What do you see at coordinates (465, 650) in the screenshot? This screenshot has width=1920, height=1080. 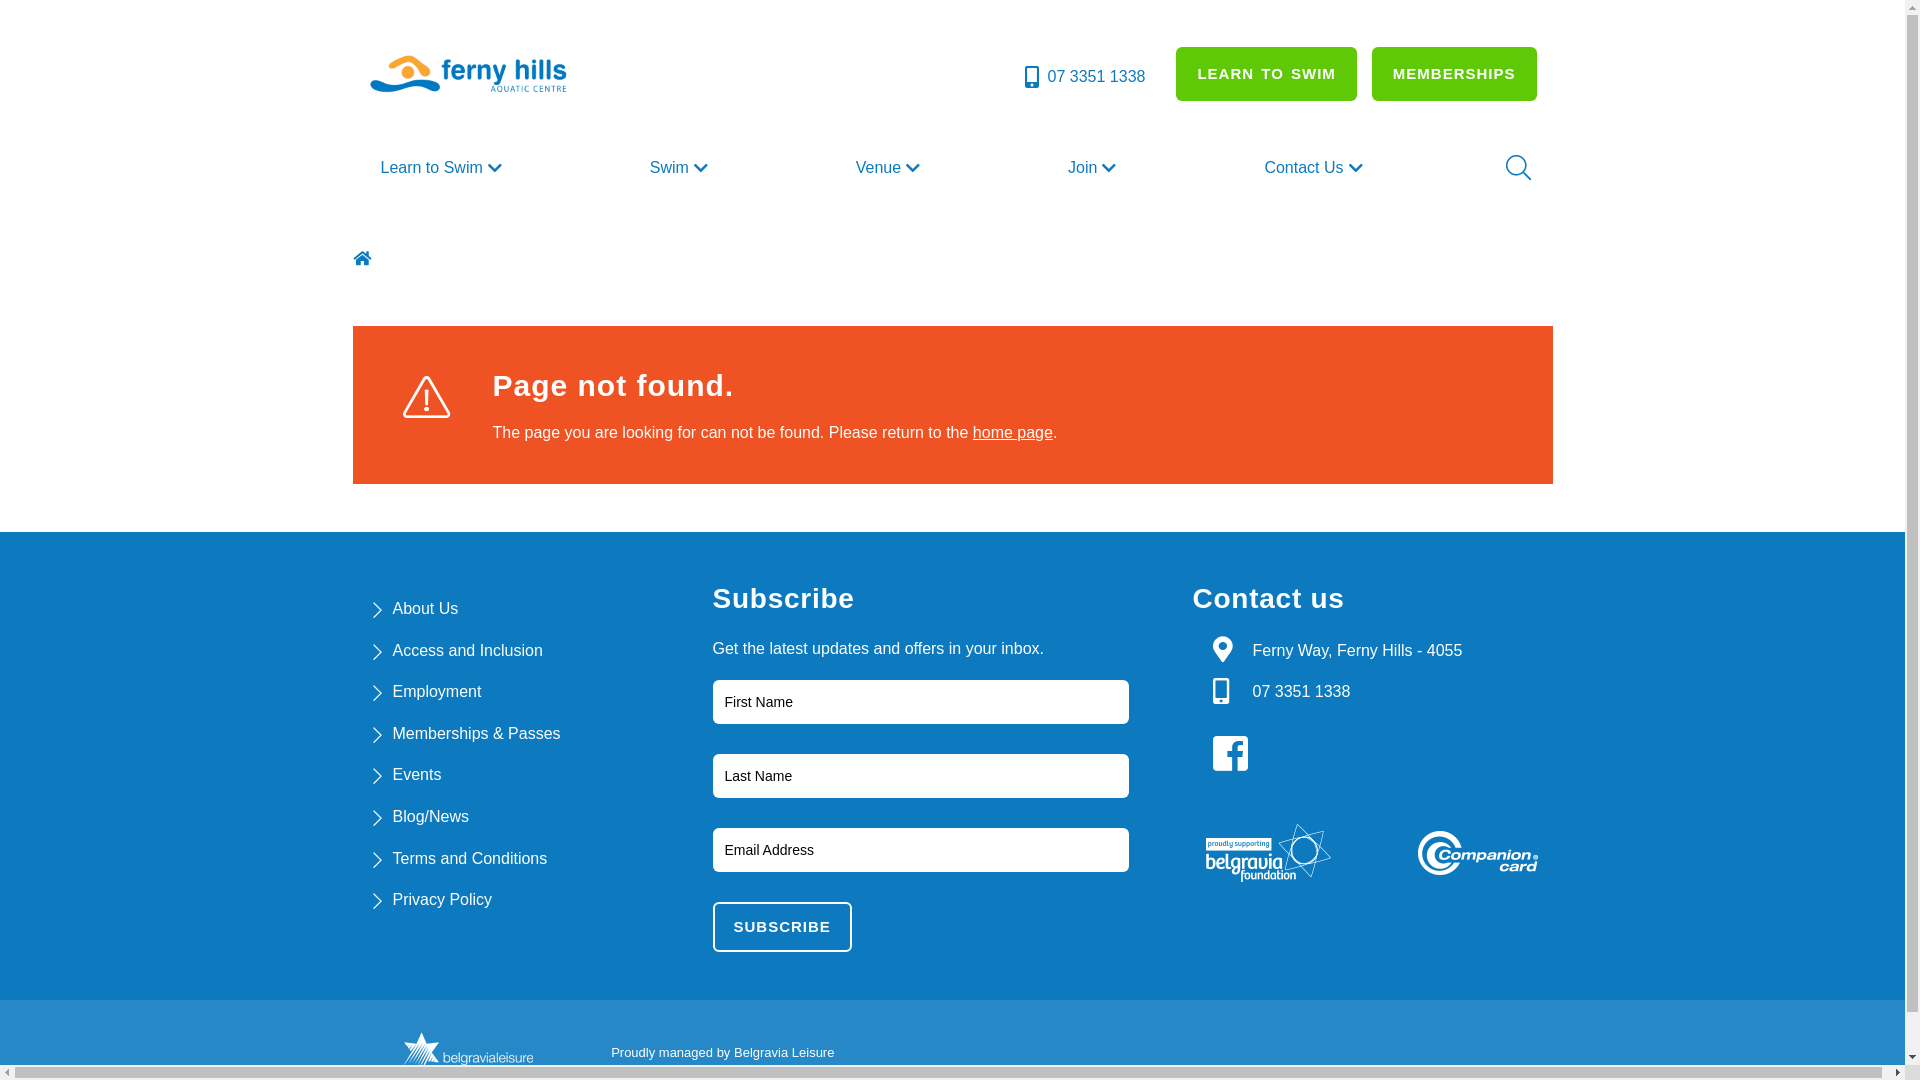 I see `'Access and Inclusion'` at bounding box center [465, 650].